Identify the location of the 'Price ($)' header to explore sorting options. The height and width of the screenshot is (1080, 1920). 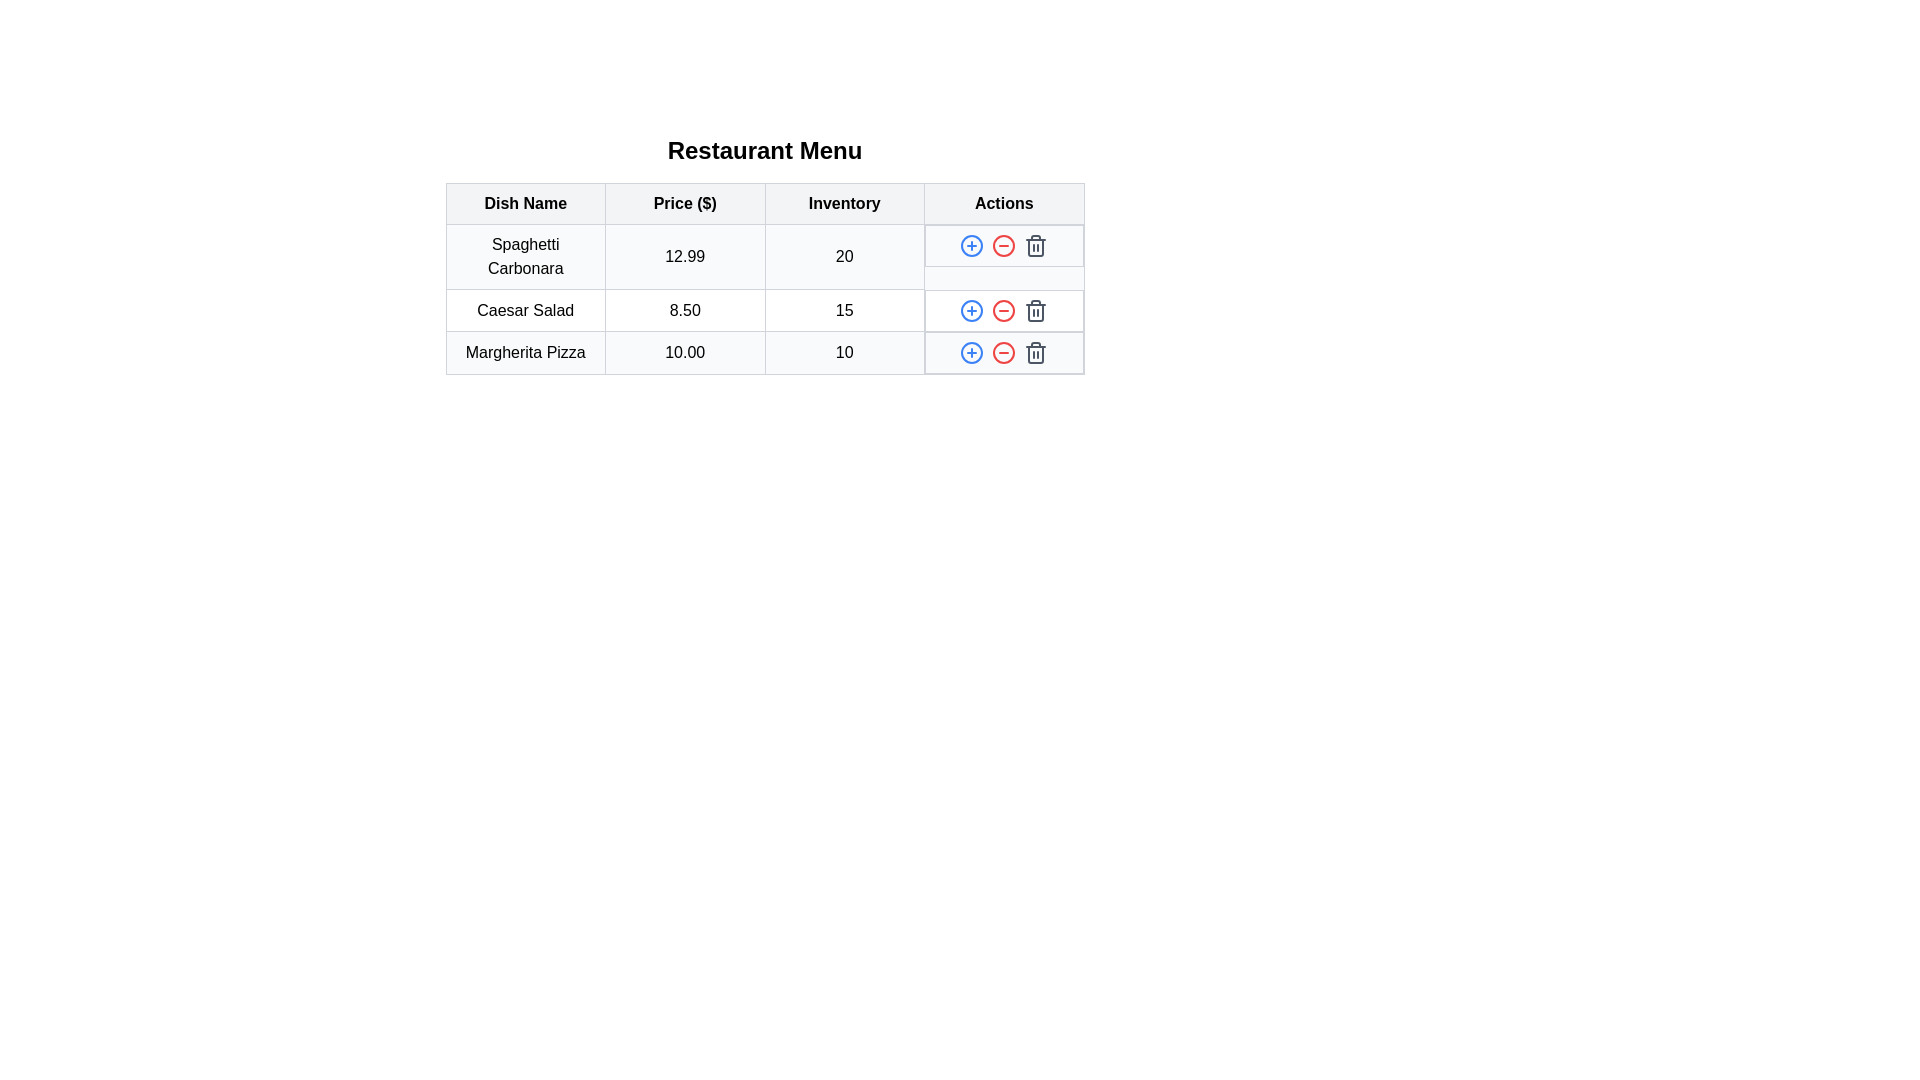
(685, 204).